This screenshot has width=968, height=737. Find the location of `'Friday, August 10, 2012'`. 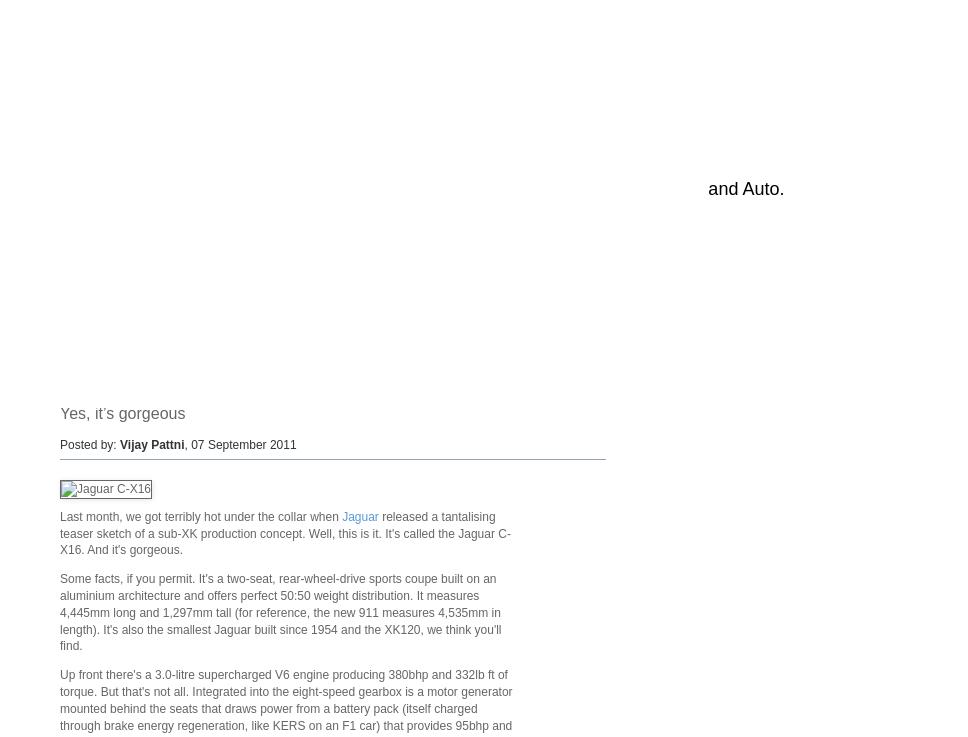

'Friday, August 10, 2012' is located at coordinates (166, 257).